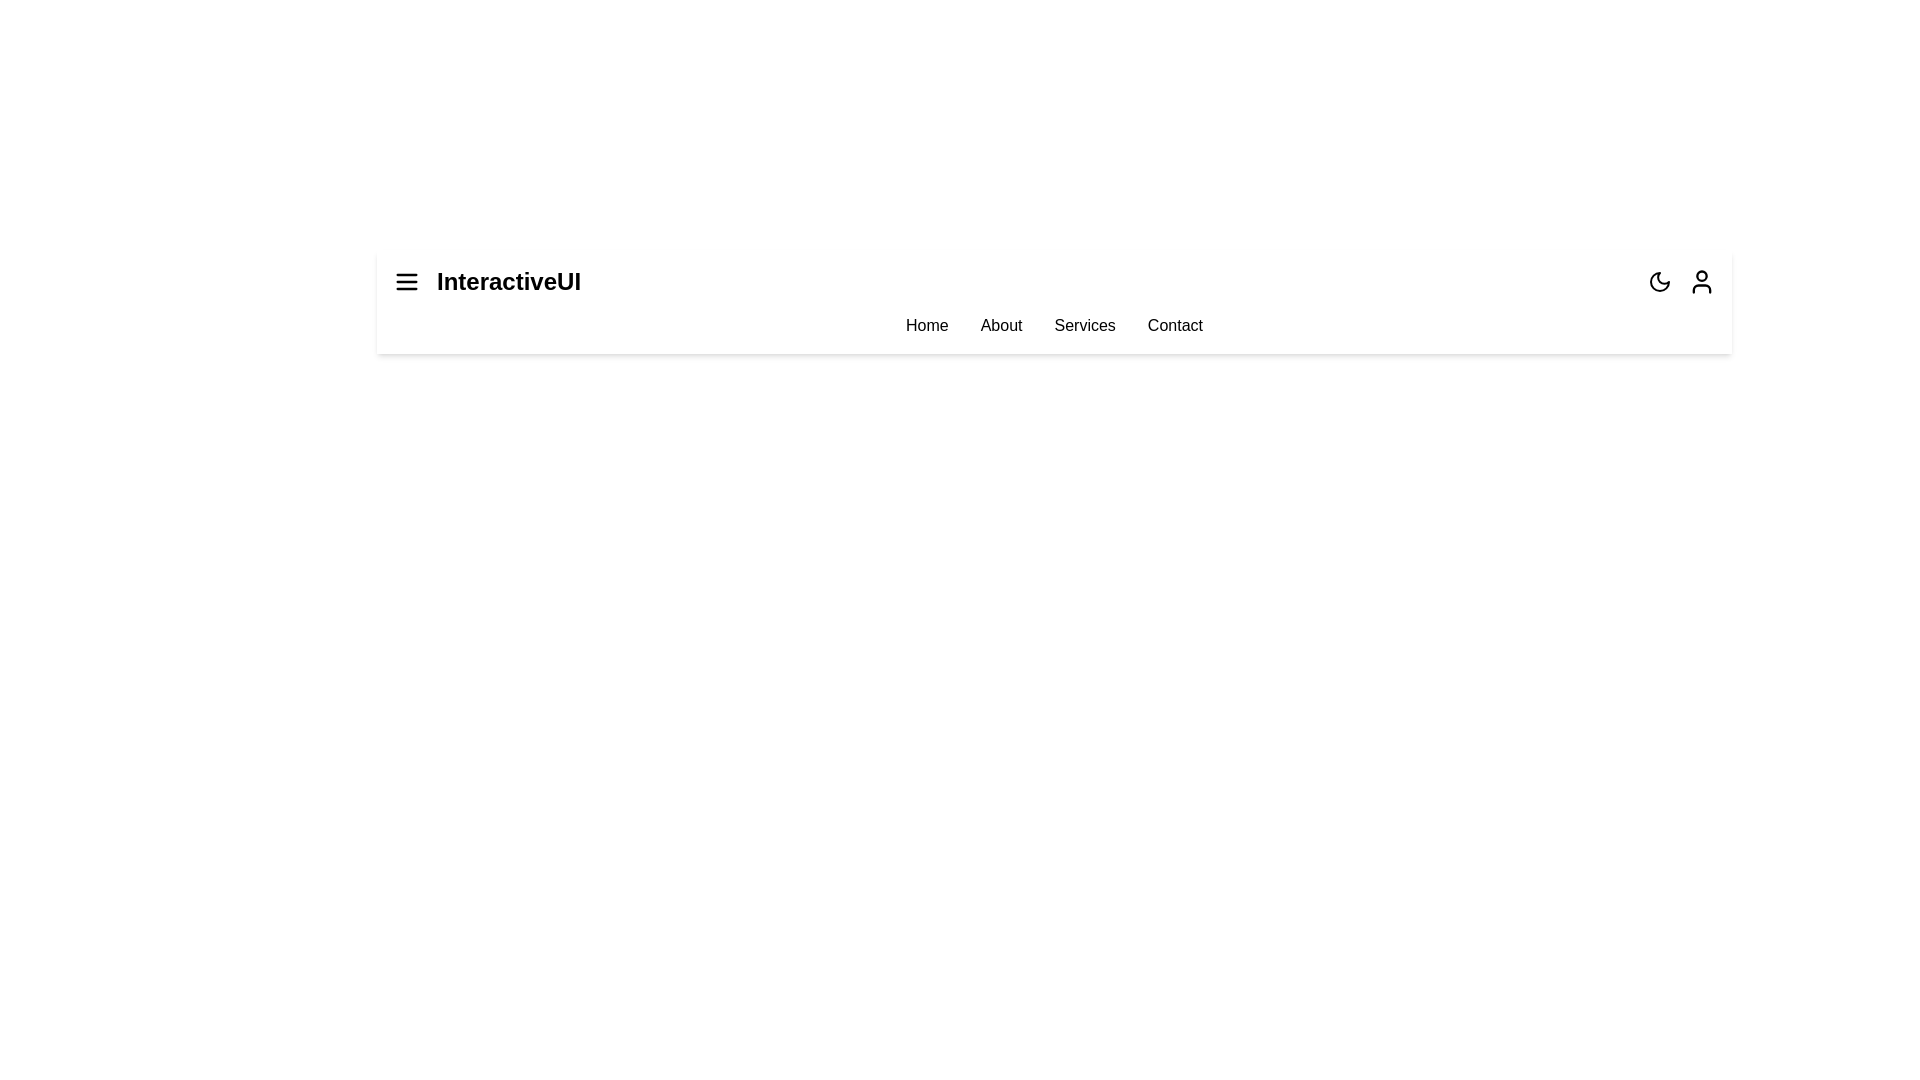 The width and height of the screenshot is (1920, 1080). Describe the element at coordinates (1001, 325) in the screenshot. I see `the menu item About to navigate to the respective section` at that location.